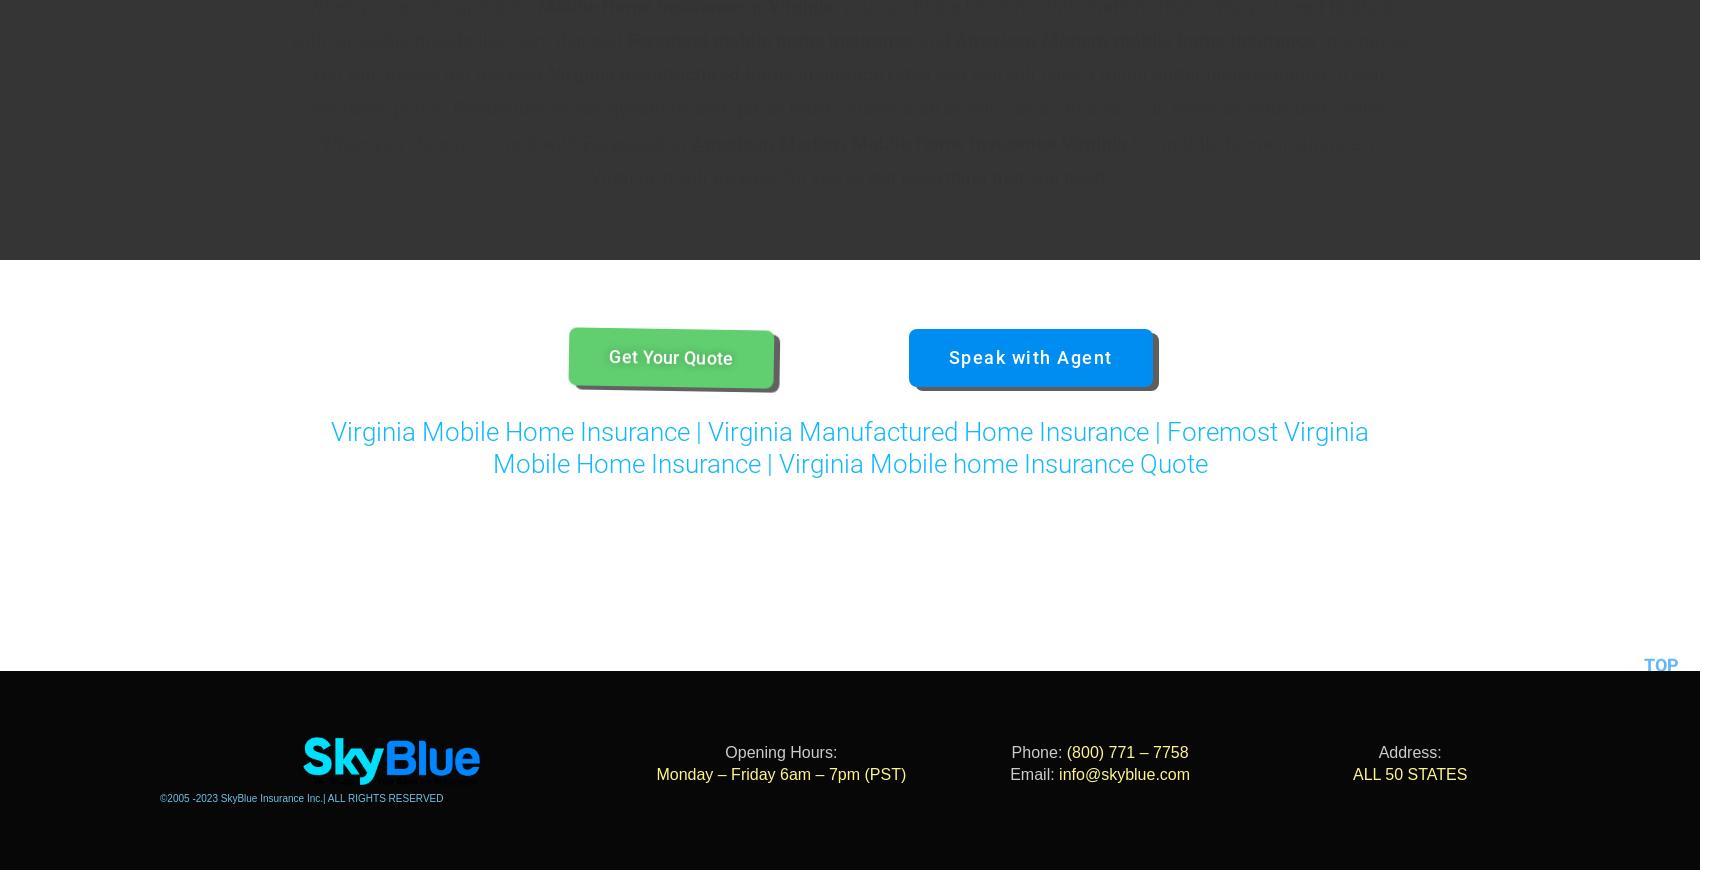  What do you see at coordinates (812, 39) in the screenshot?
I see `'mobile home insurance'` at bounding box center [812, 39].